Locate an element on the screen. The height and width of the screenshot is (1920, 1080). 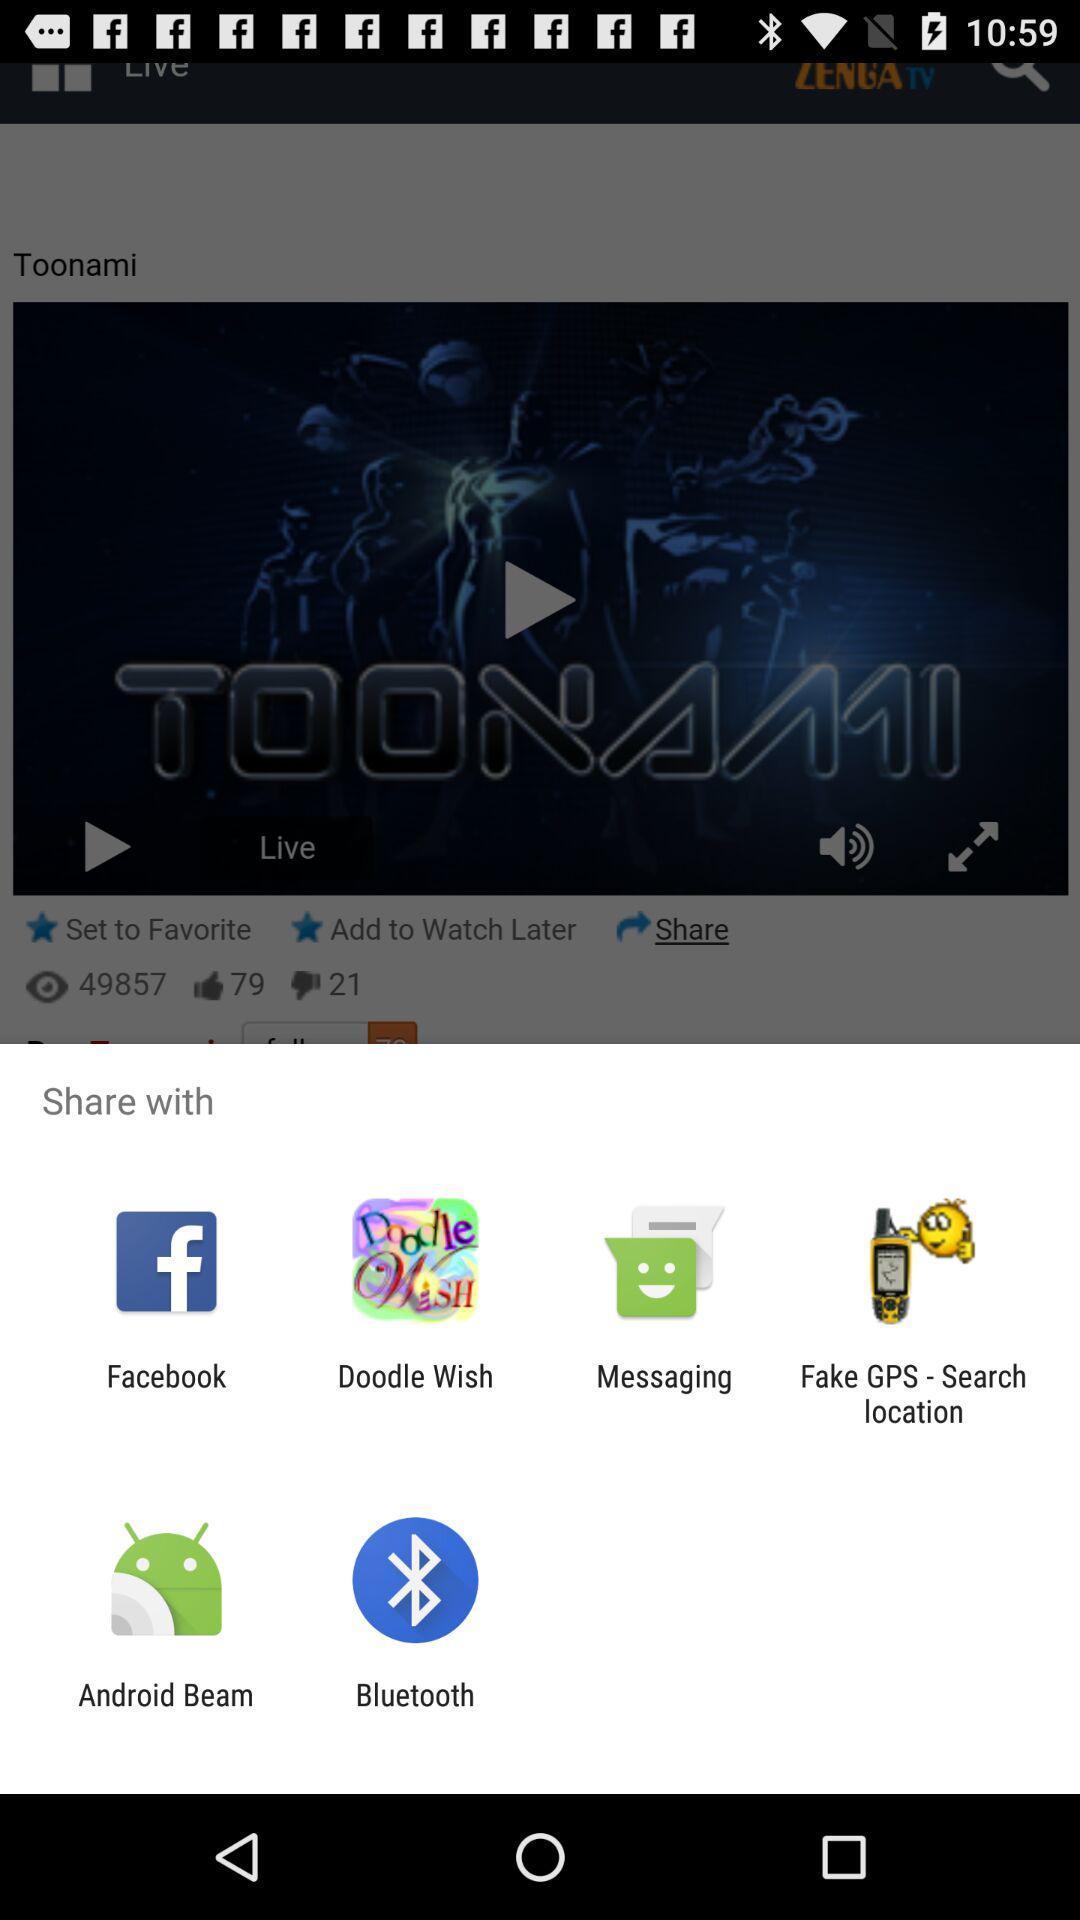
fake gps search is located at coordinates (913, 1392).